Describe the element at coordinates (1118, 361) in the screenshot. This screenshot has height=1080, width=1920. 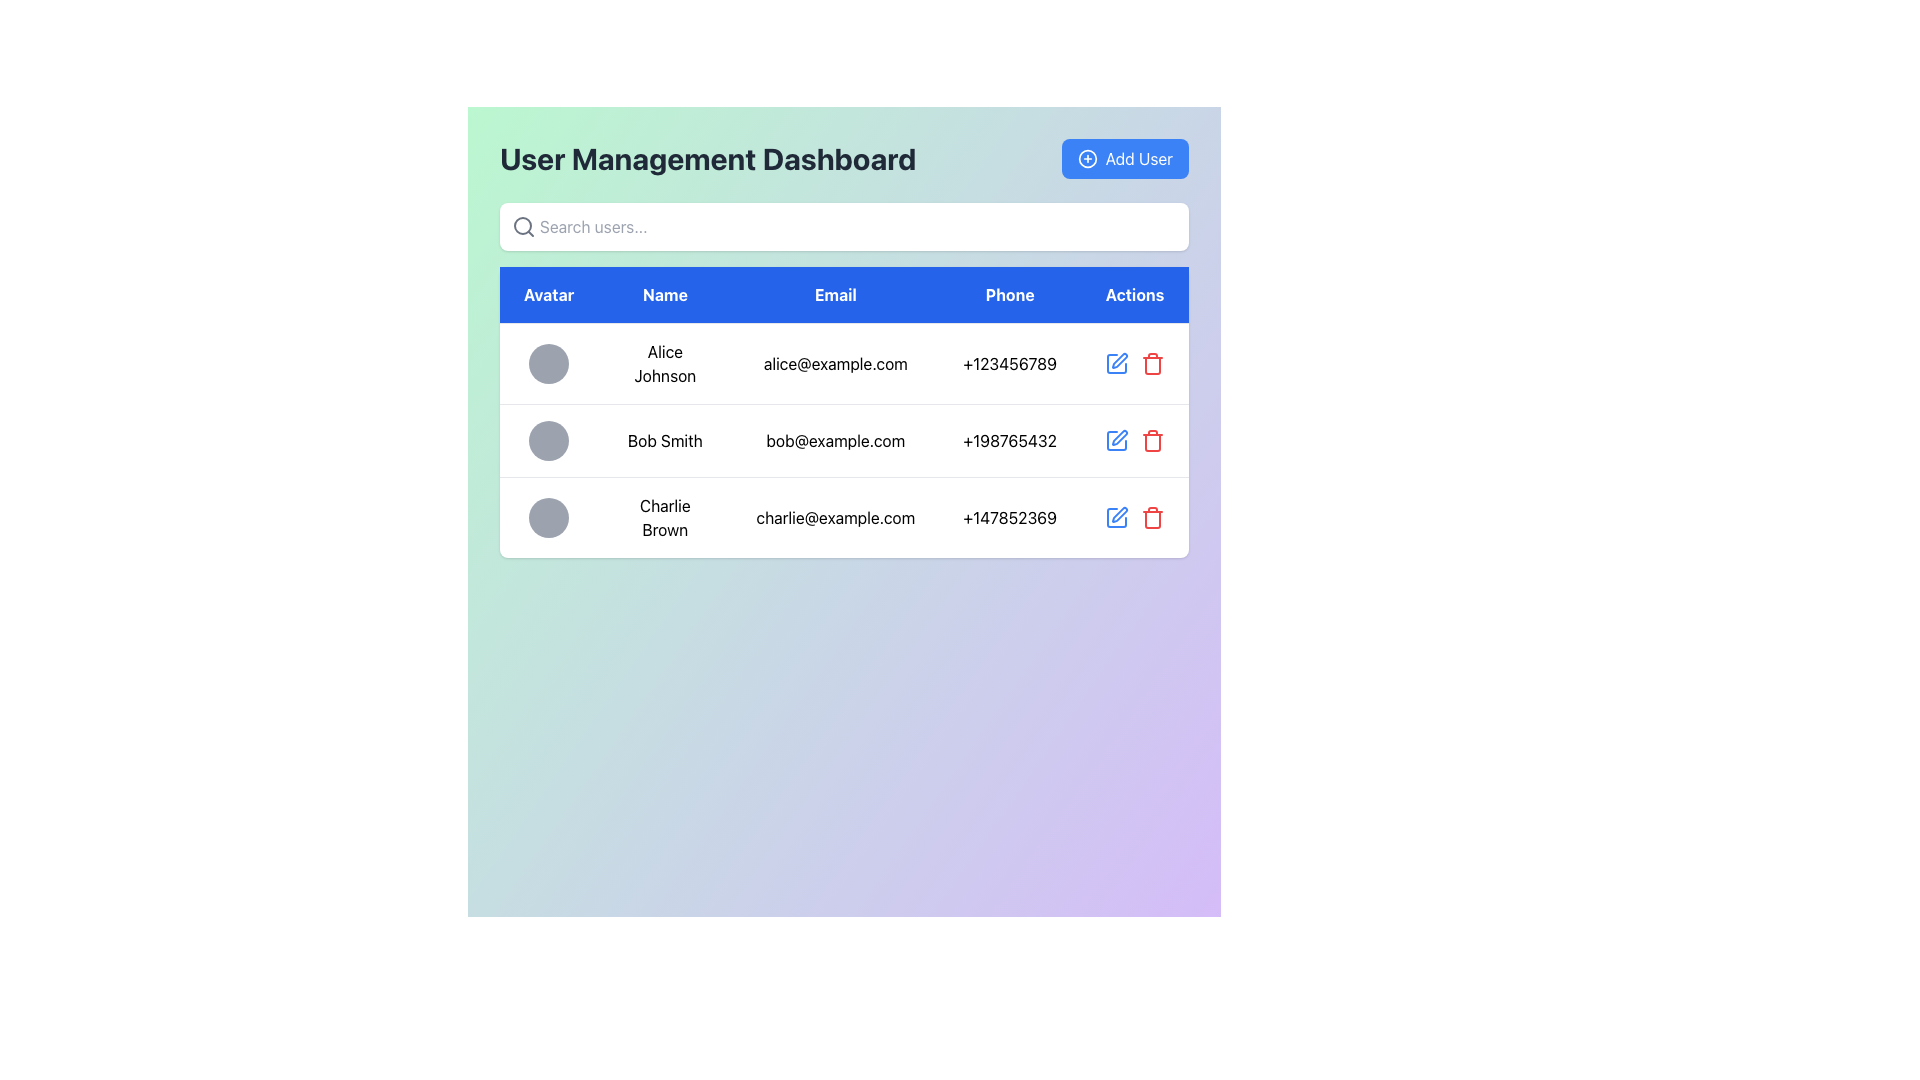
I see `the icon button located in the 'Actions' column next to the delete button for Bob Smith` at that location.